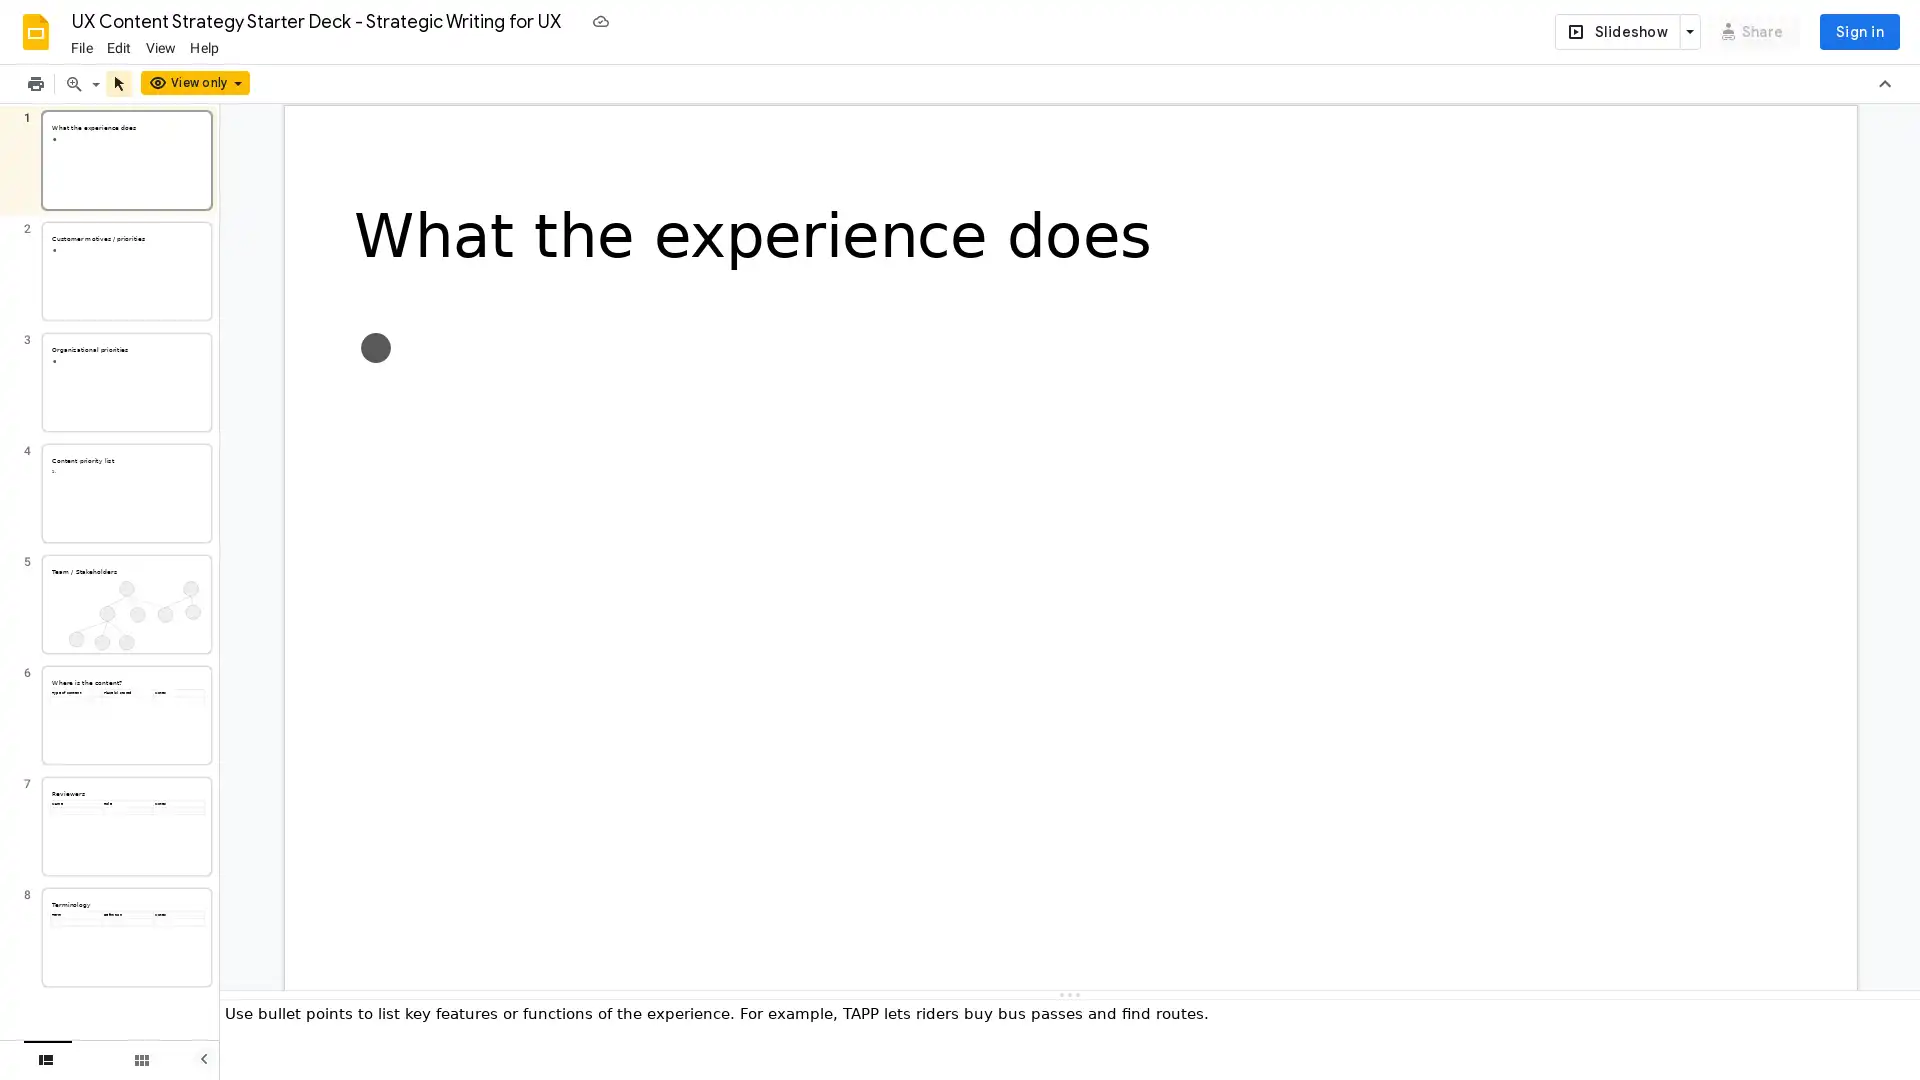  What do you see at coordinates (599, 20) in the screenshot?
I see `Document status: Saved to Drive.` at bounding box center [599, 20].